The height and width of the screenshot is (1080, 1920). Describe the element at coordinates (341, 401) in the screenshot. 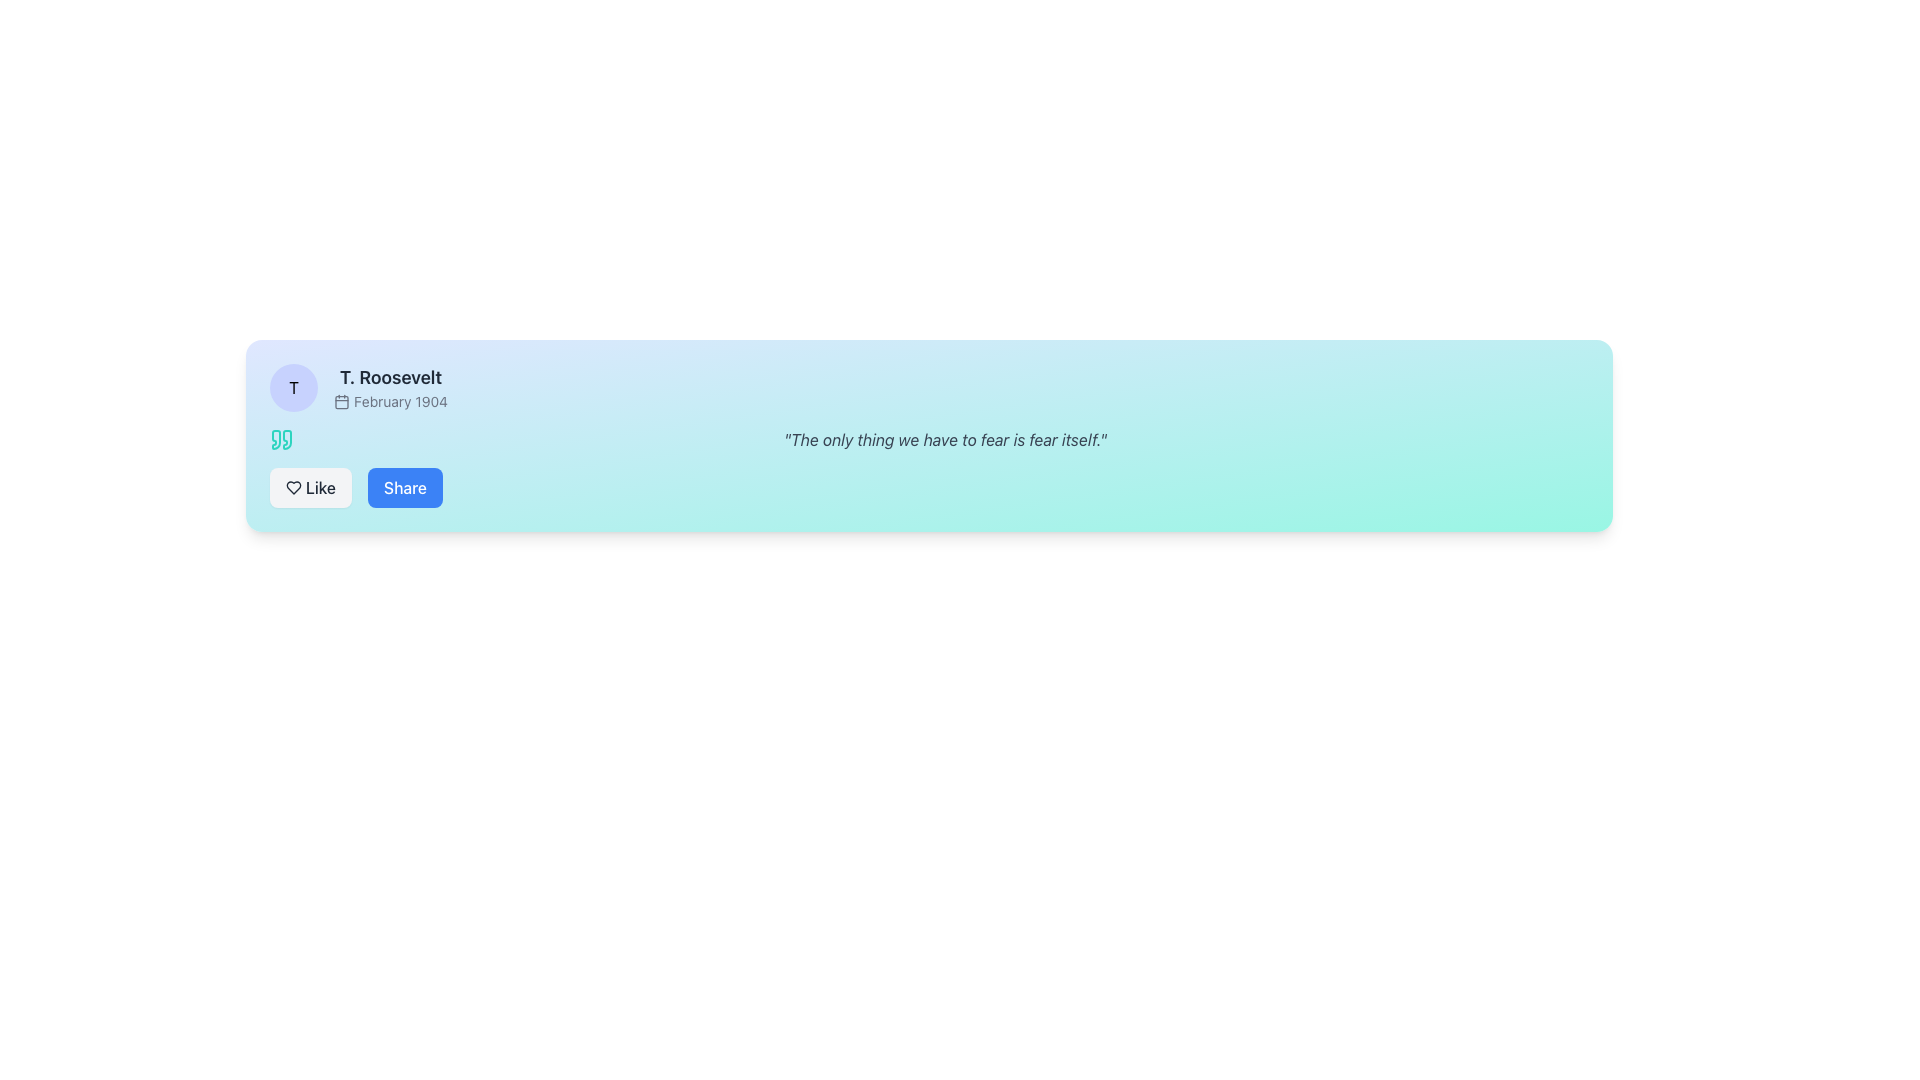

I see `the calendar icon located to the left of the text 'February 1904' and below 'T. Roosevelt' in the top-left corner of the card` at that location.